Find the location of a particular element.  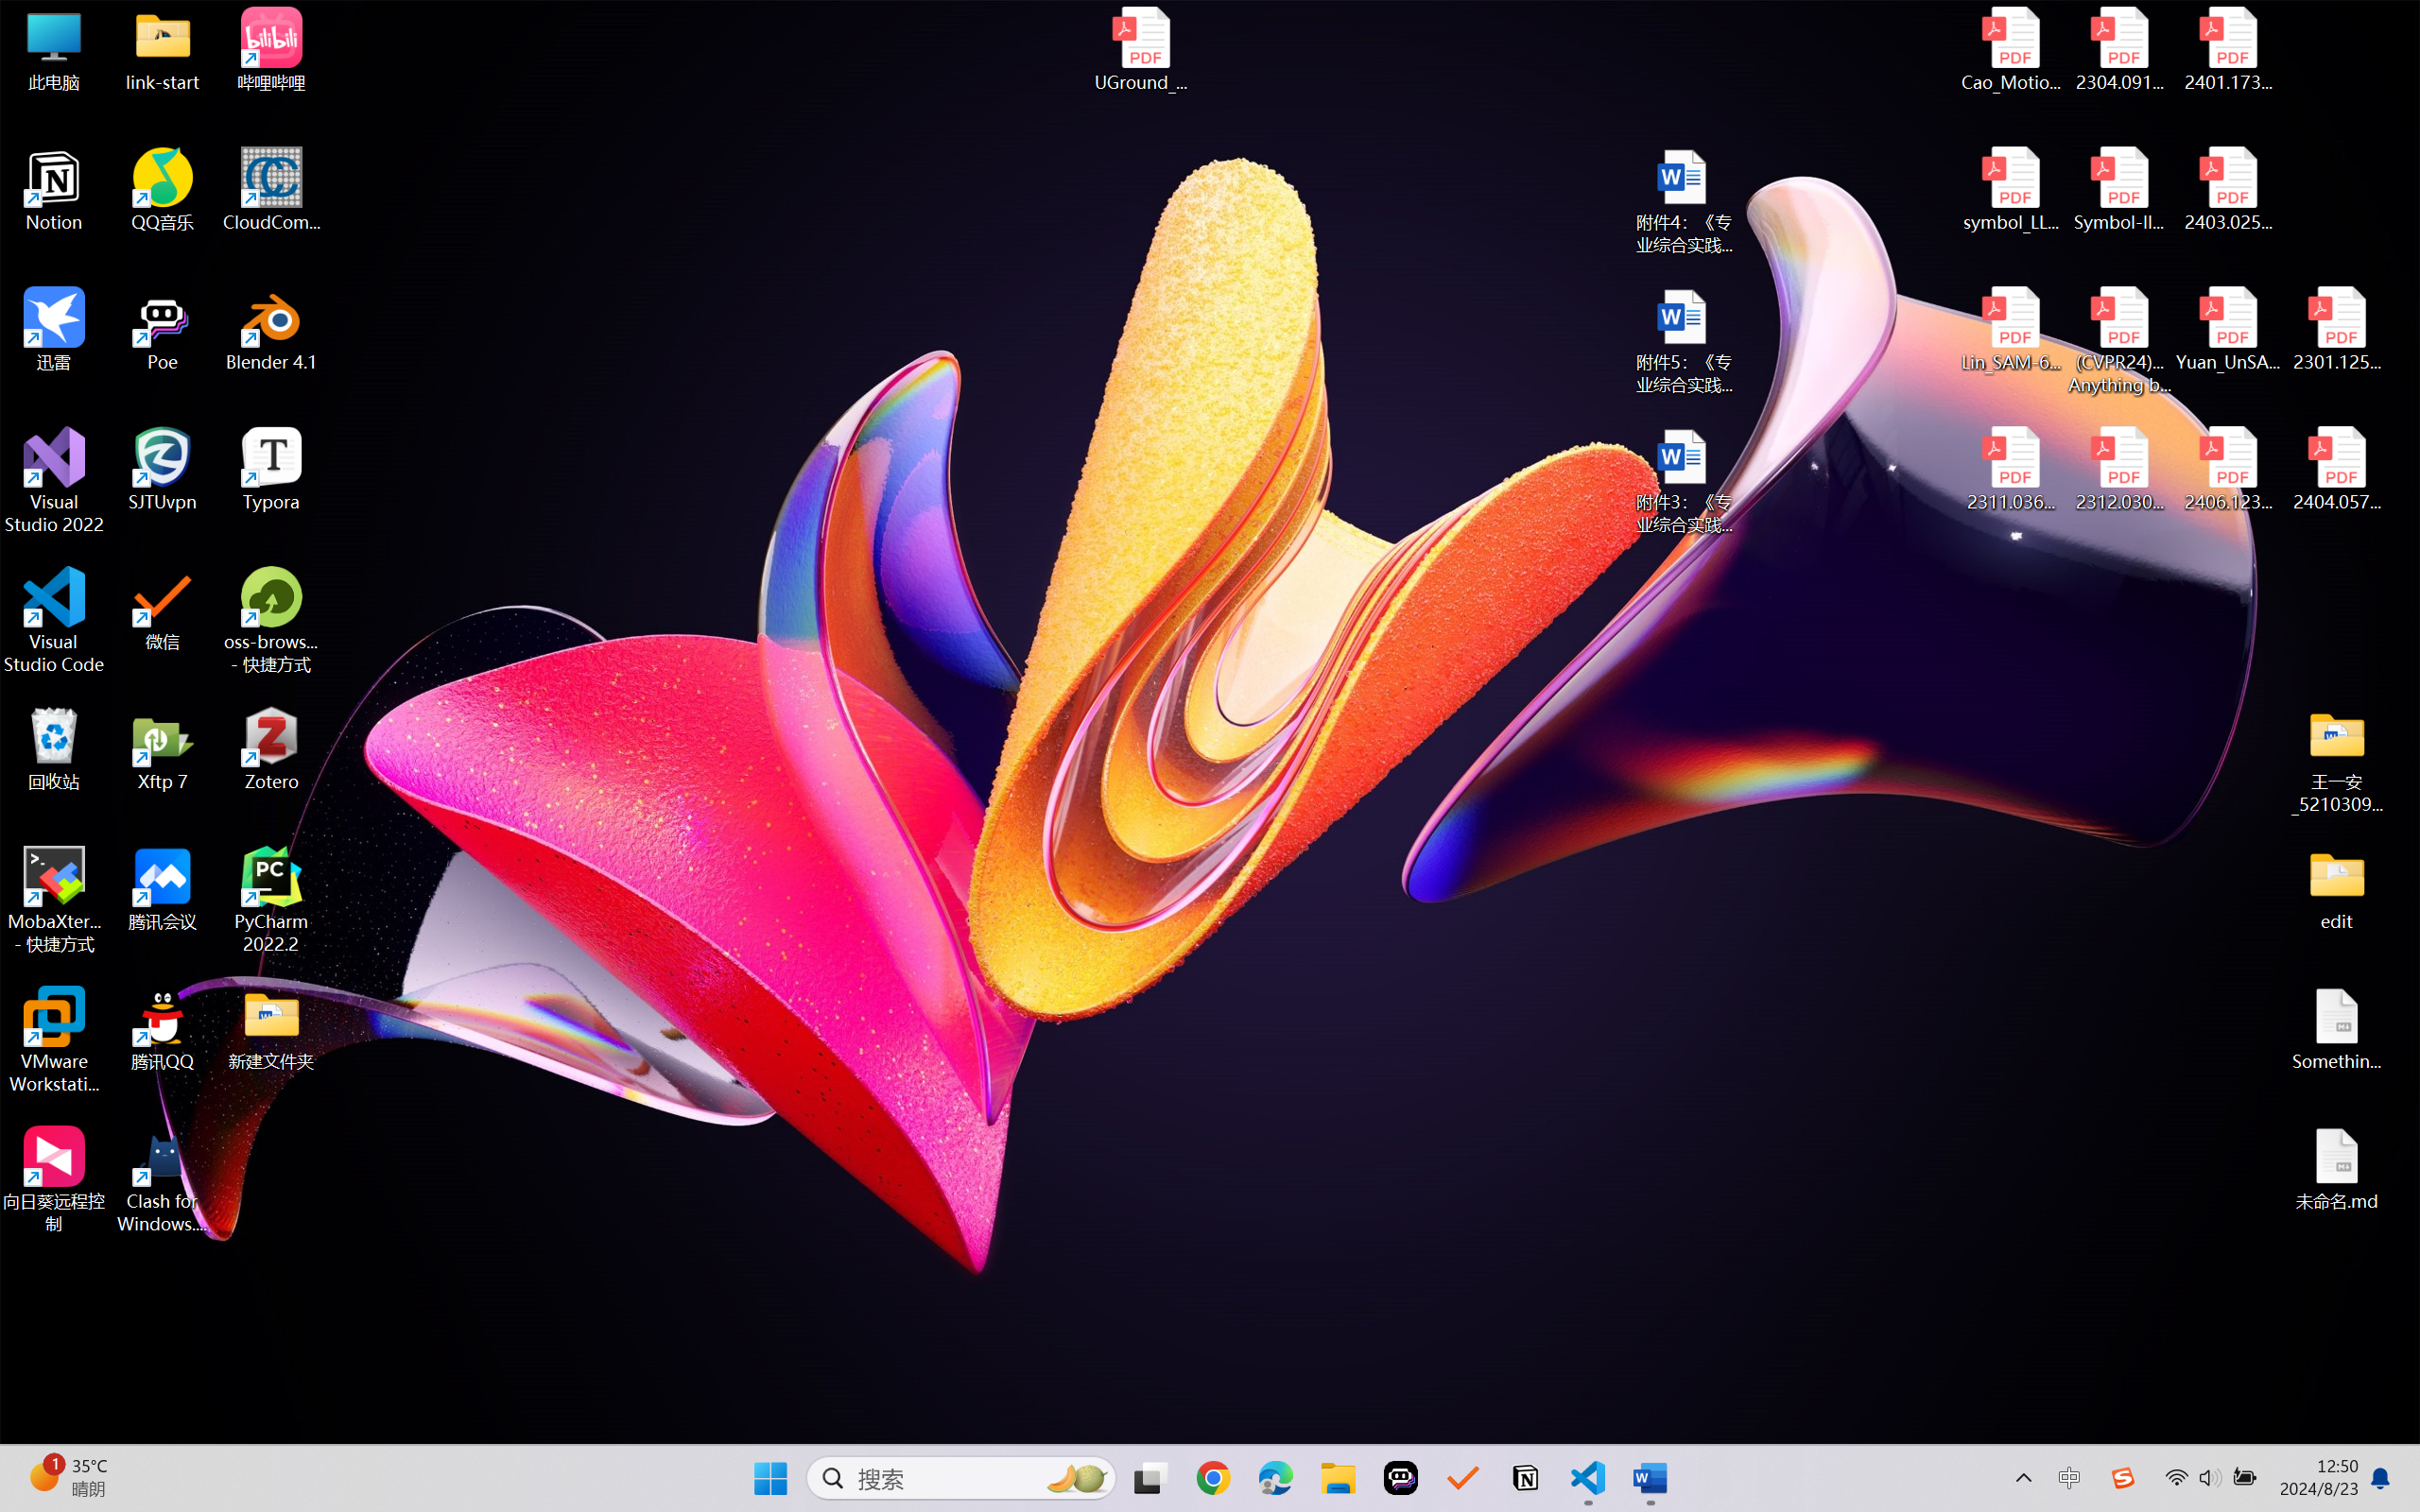

'Symbol-llm-v2.pdf' is located at coordinates (2118, 190).